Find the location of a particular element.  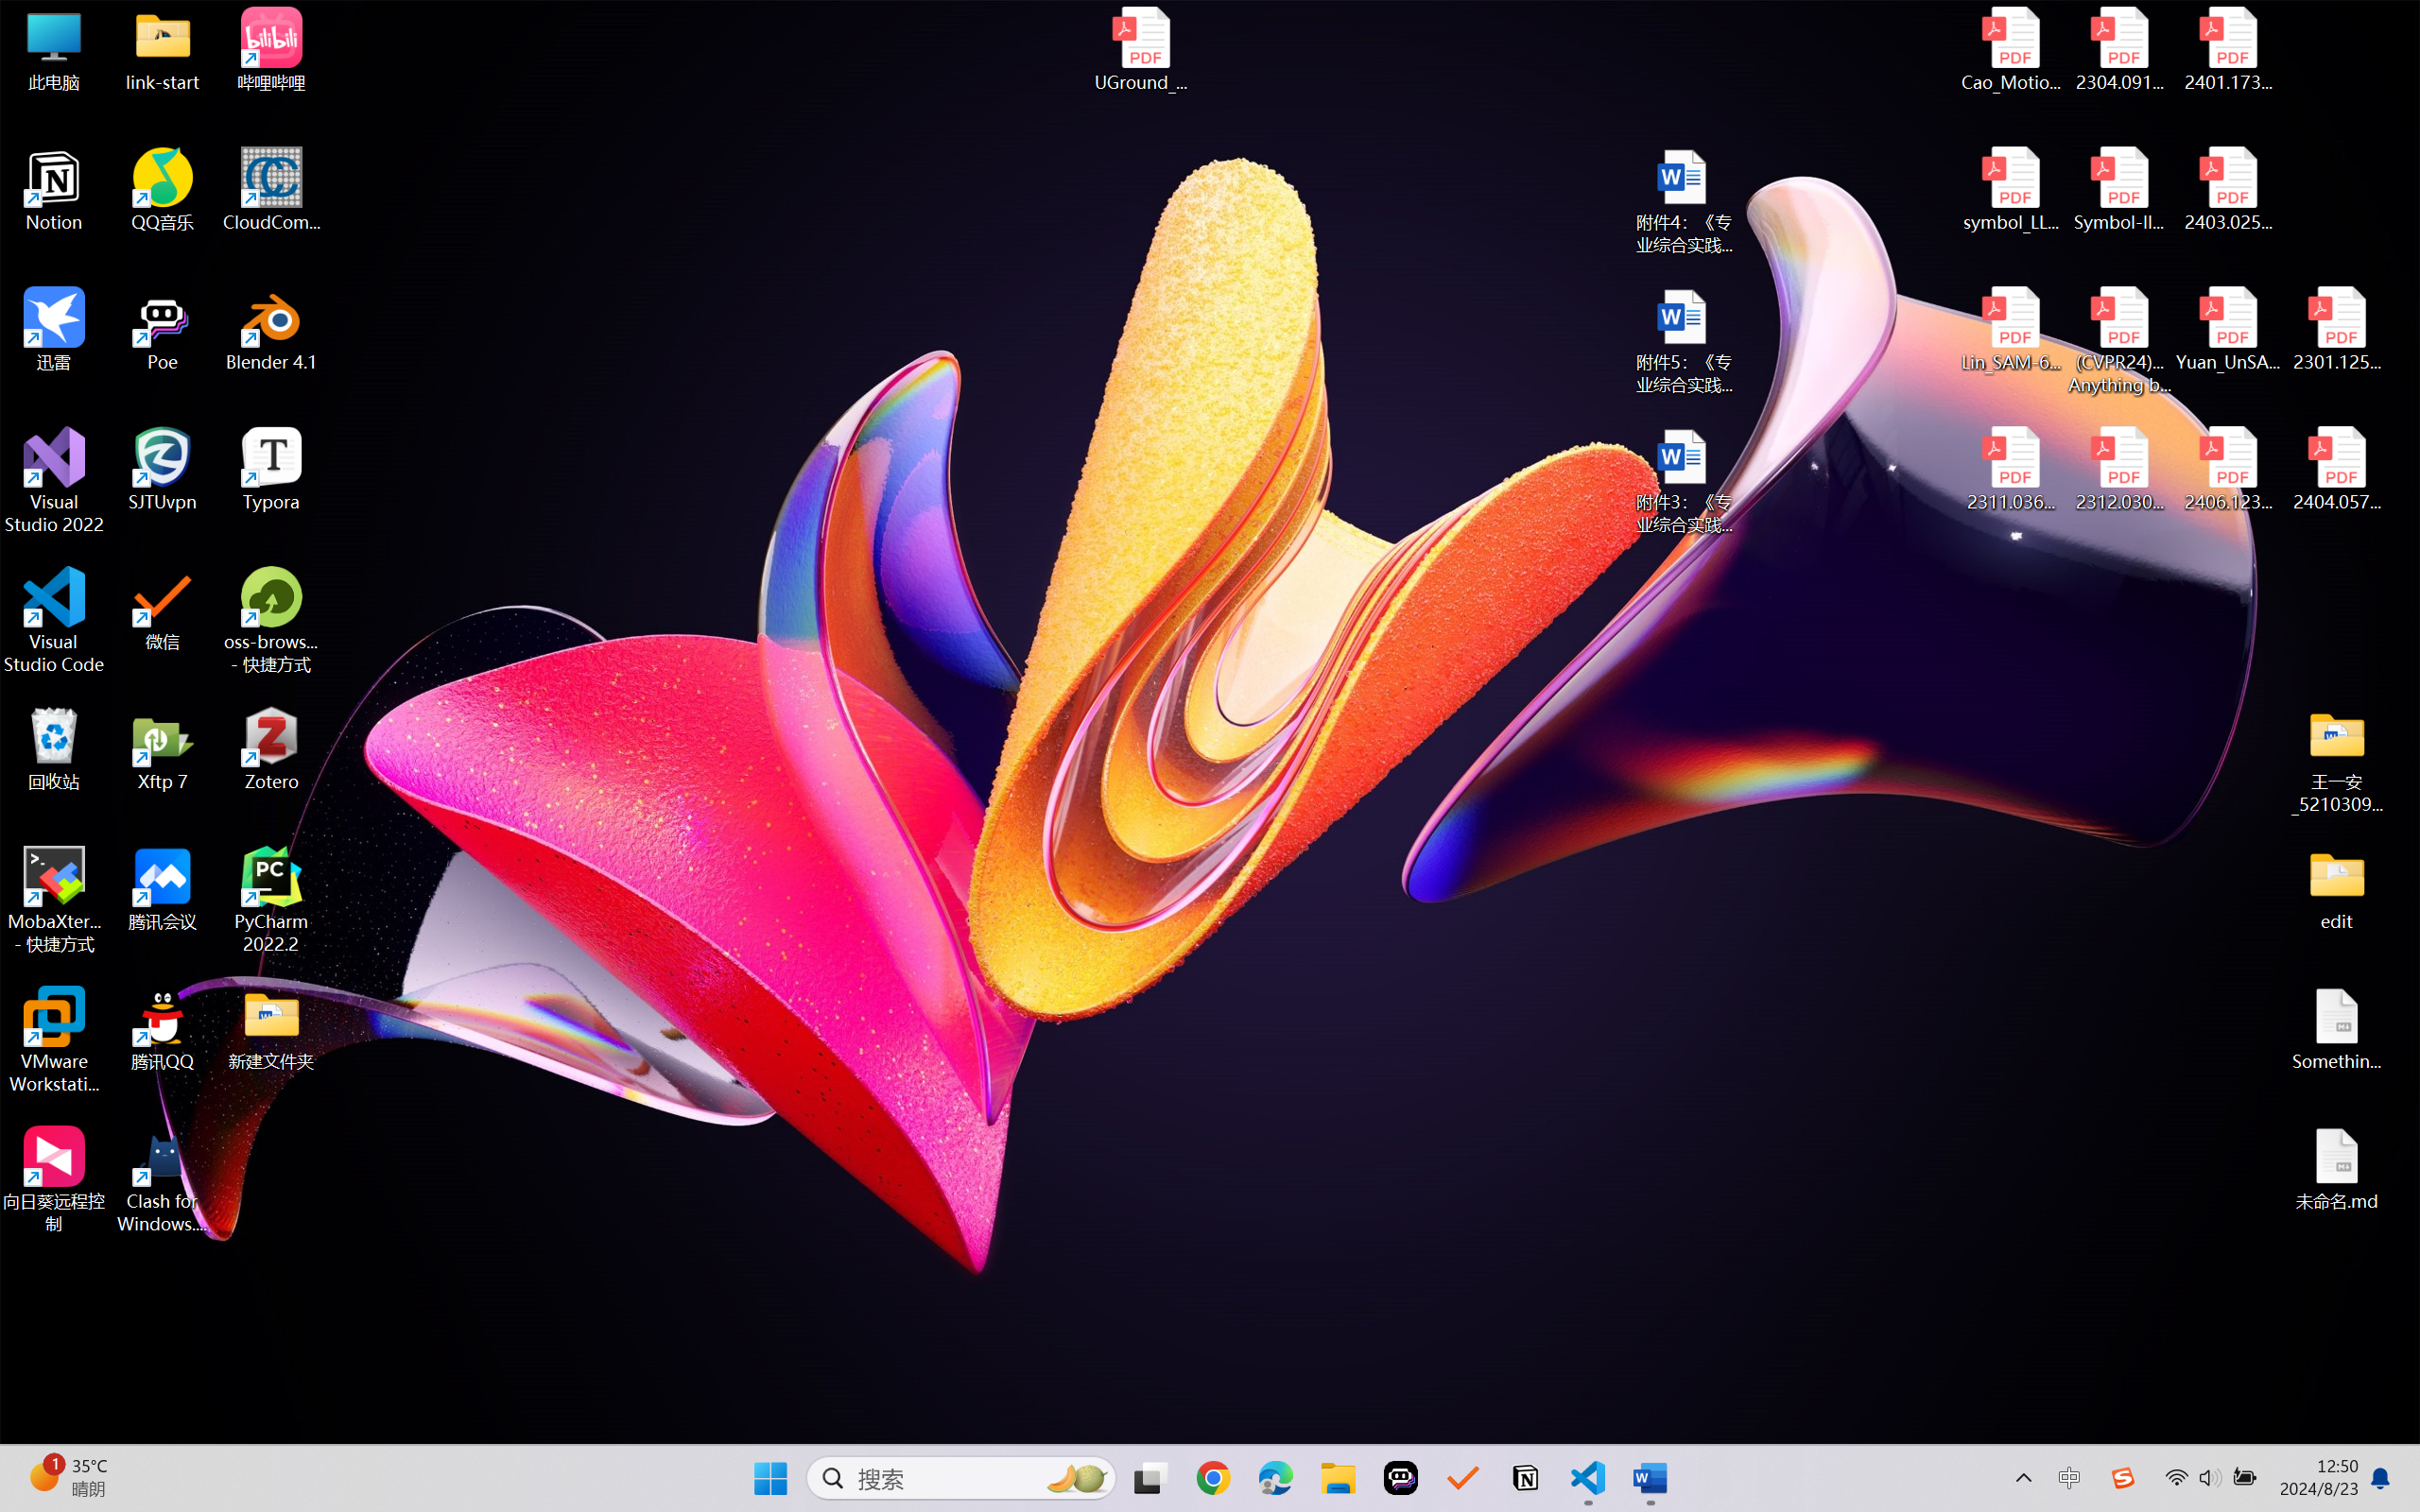

'Symbol-llm-v2.pdf' is located at coordinates (2118, 190).